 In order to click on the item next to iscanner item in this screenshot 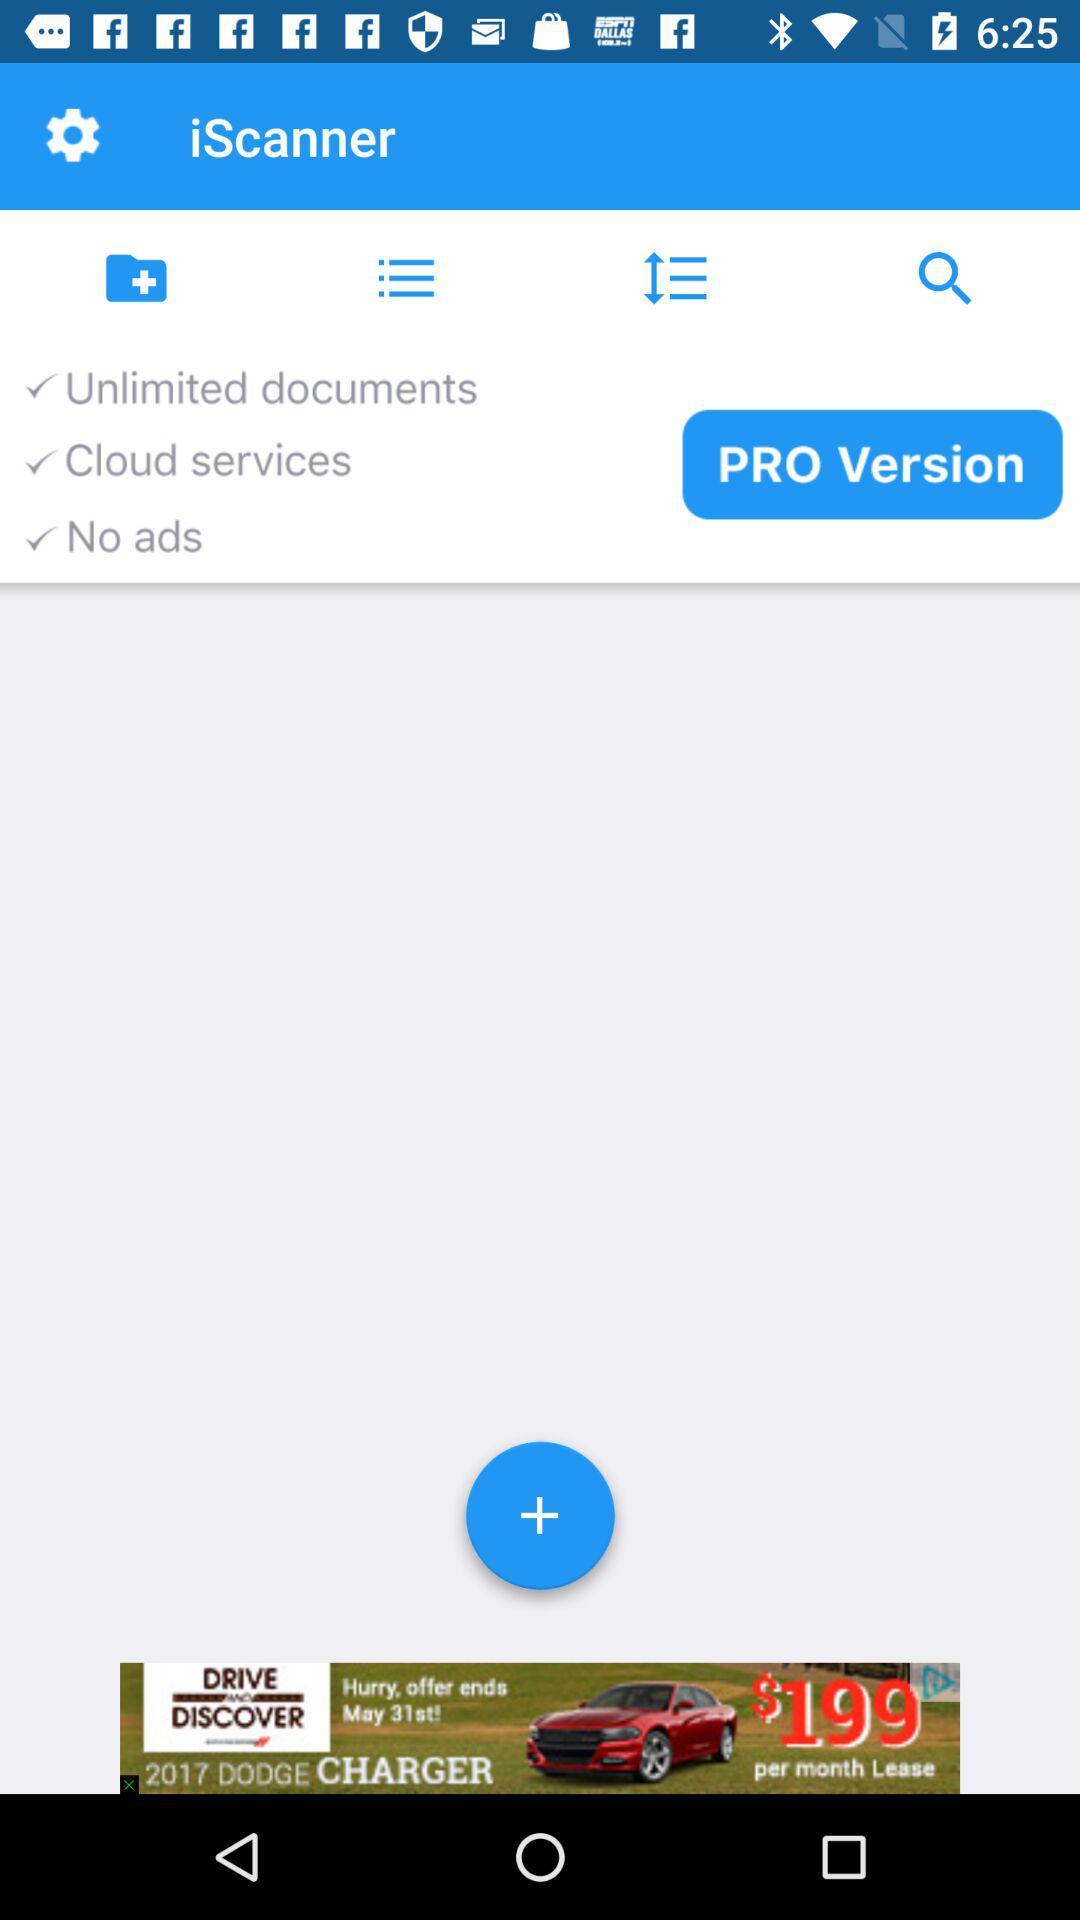, I will do `click(72, 135)`.